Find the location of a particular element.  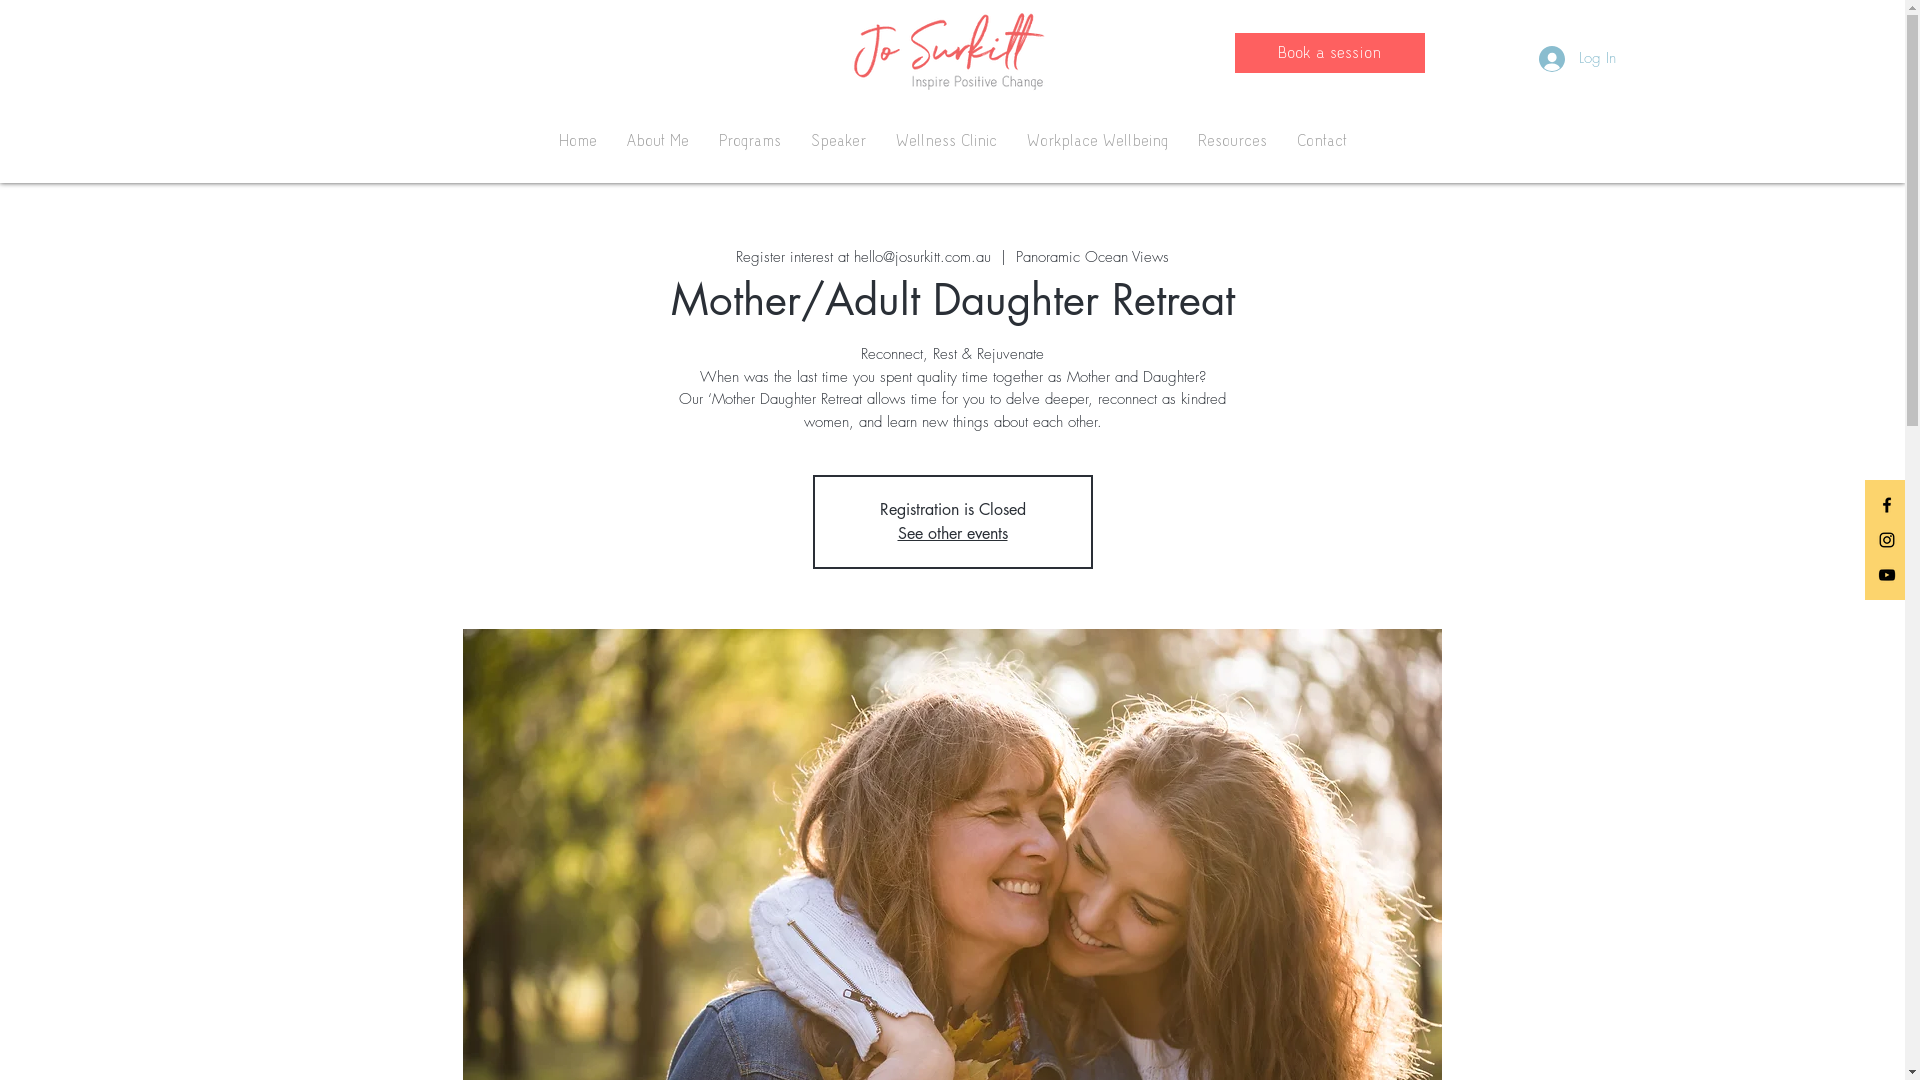

'Programs' is located at coordinates (704, 140).